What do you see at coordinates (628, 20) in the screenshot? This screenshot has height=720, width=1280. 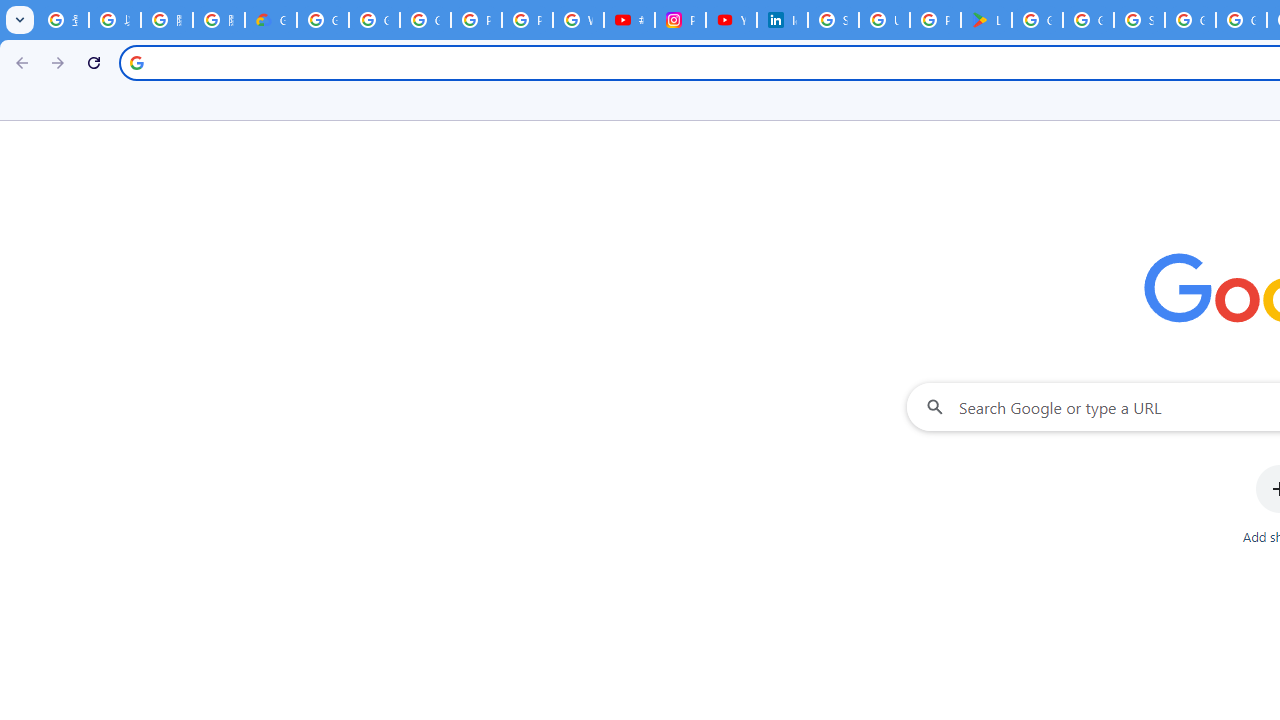 I see `'#nbabasketballhighlights - YouTube'` at bounding box center [628, 20].